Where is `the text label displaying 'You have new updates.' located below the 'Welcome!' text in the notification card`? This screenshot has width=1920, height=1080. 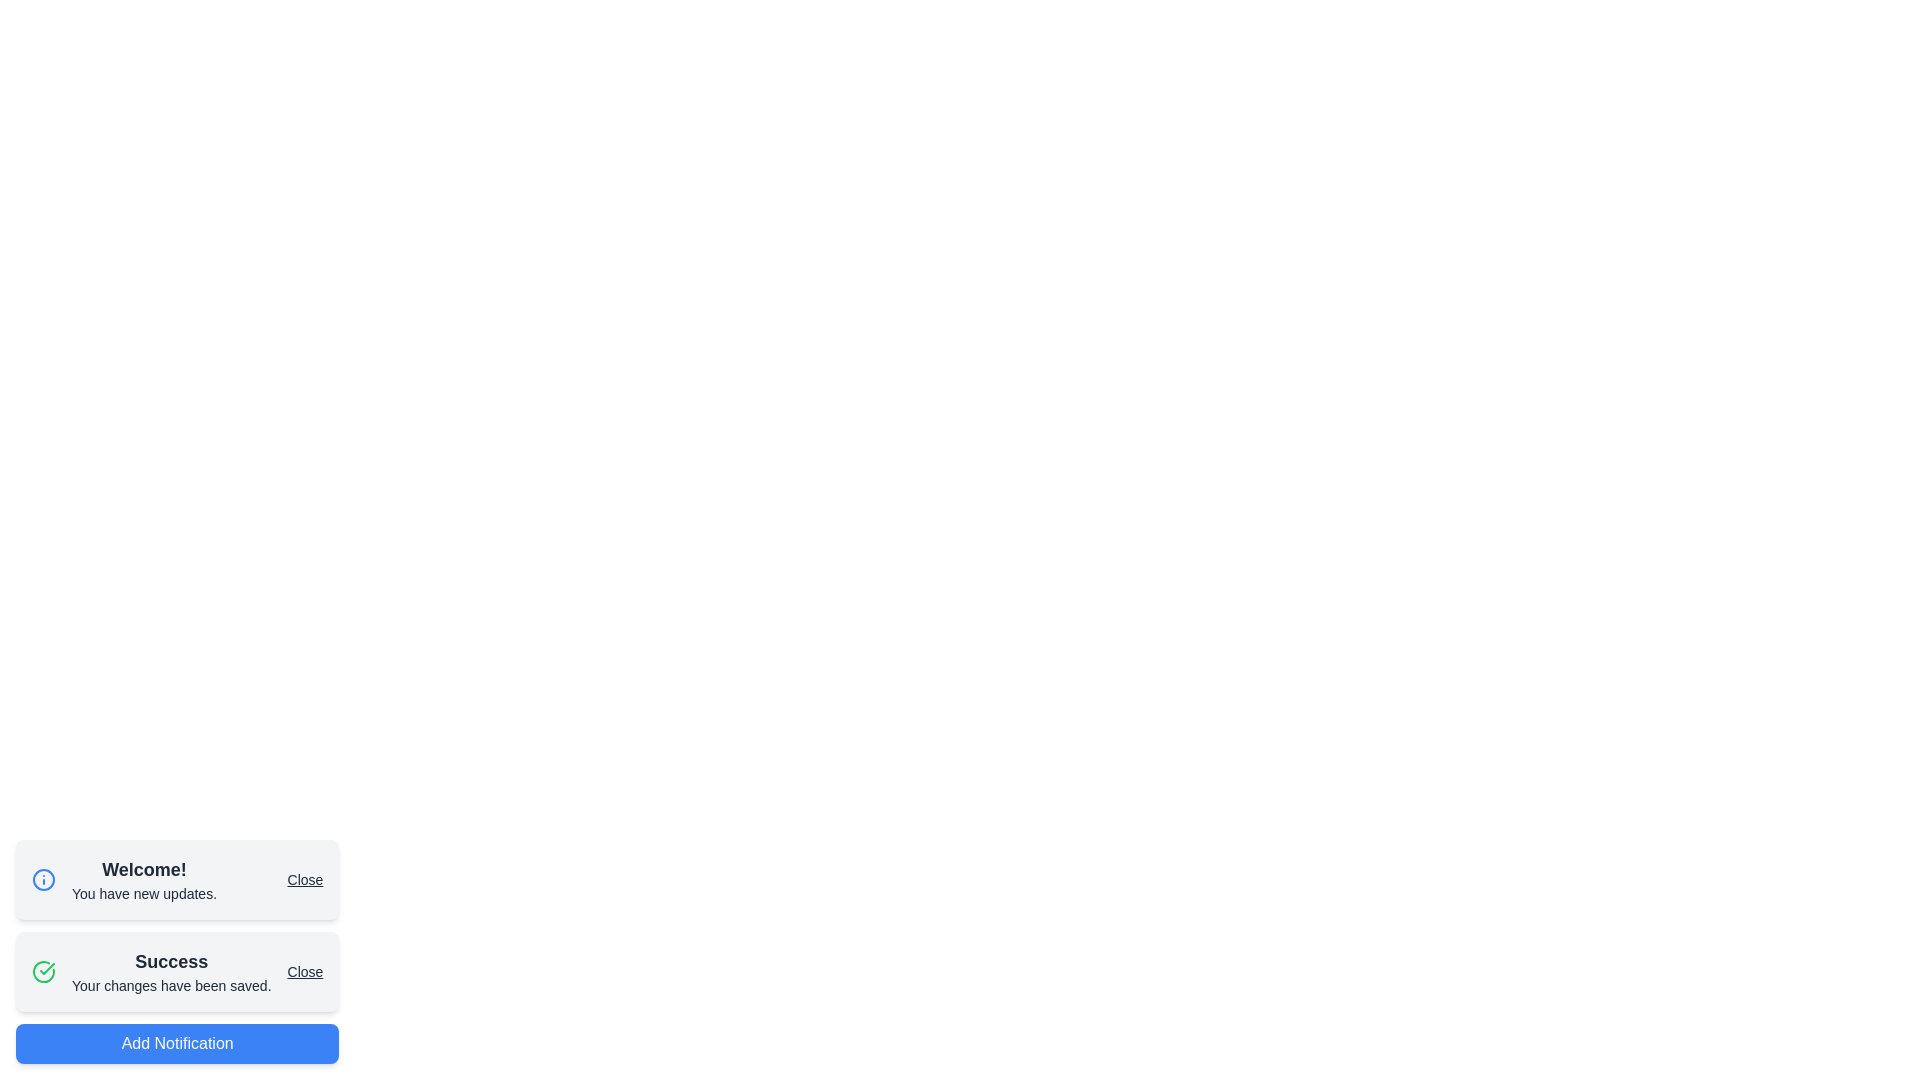 the text label displaying 'You have new updates.' located below the 'Welcome!' text in the notification card is located at coordinates (143, 893).